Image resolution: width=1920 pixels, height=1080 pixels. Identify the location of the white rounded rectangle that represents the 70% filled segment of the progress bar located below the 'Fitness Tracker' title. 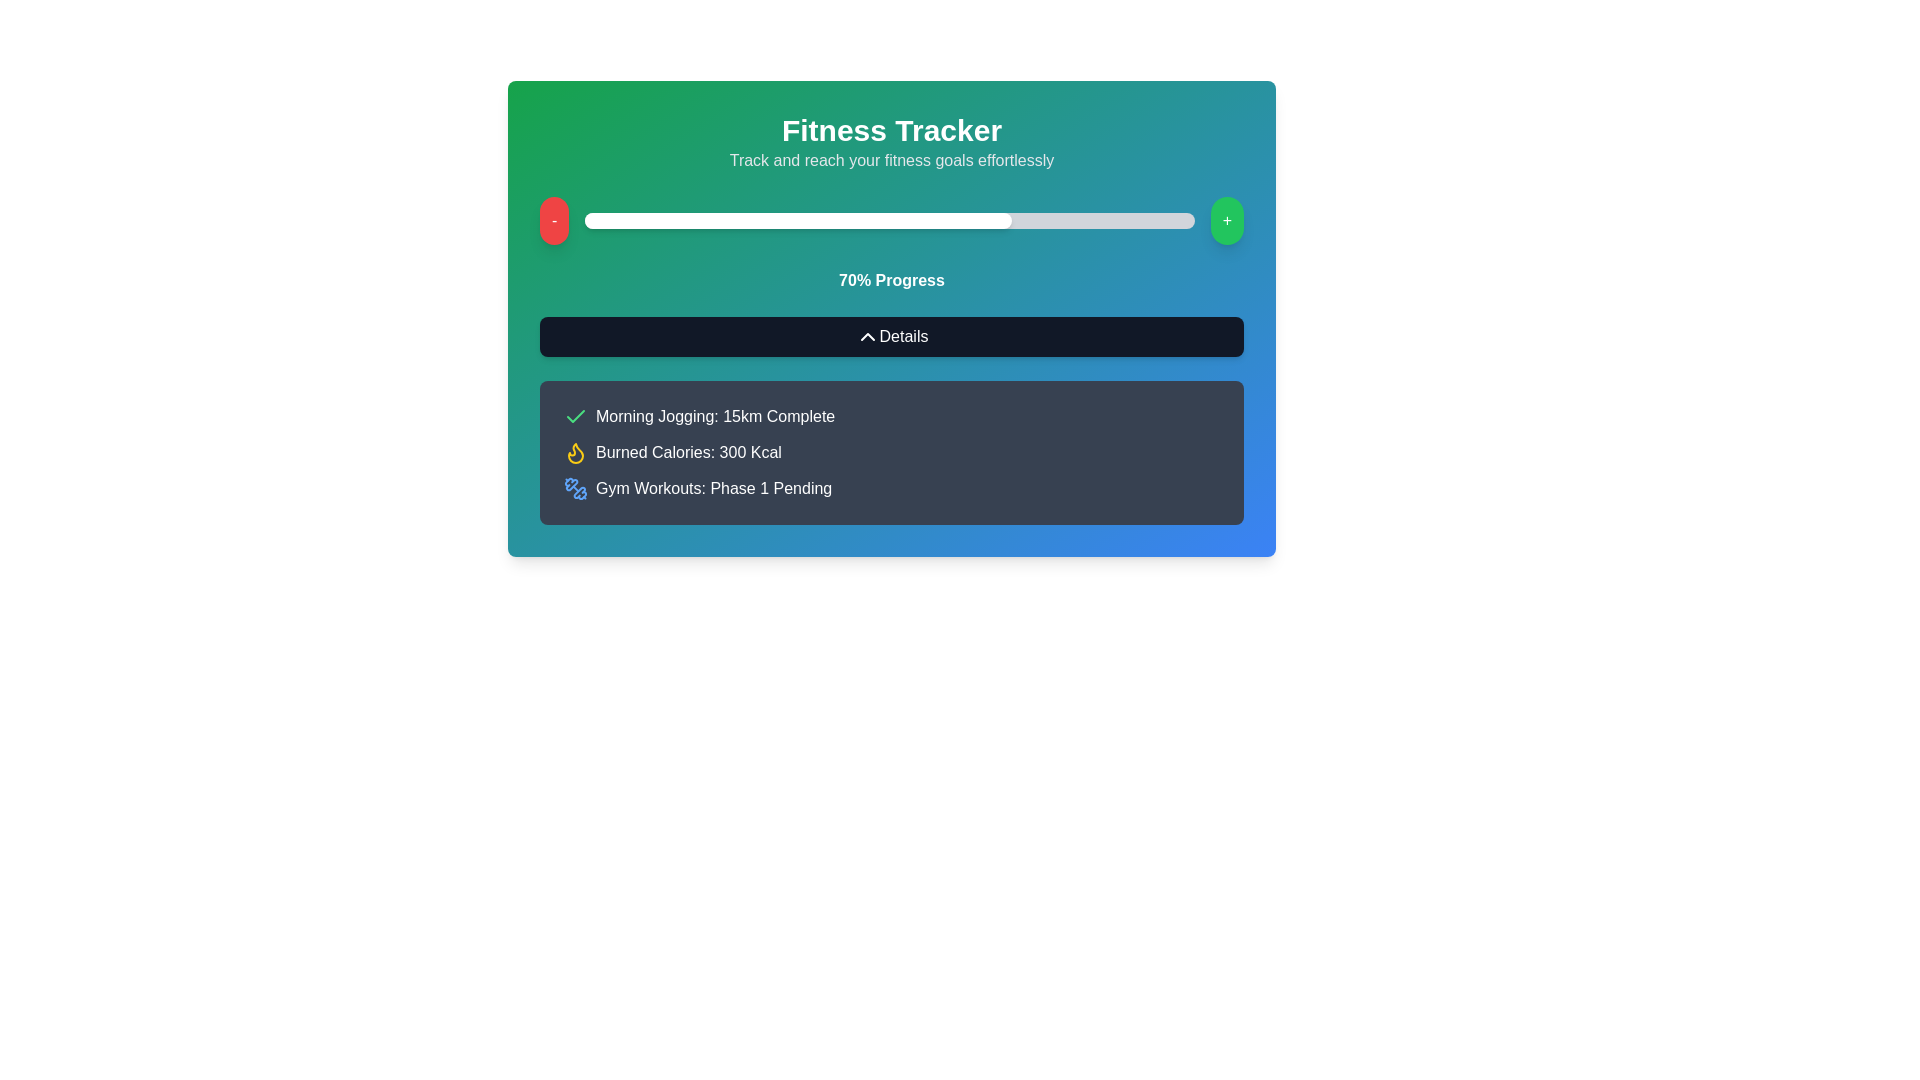
(797, 220).